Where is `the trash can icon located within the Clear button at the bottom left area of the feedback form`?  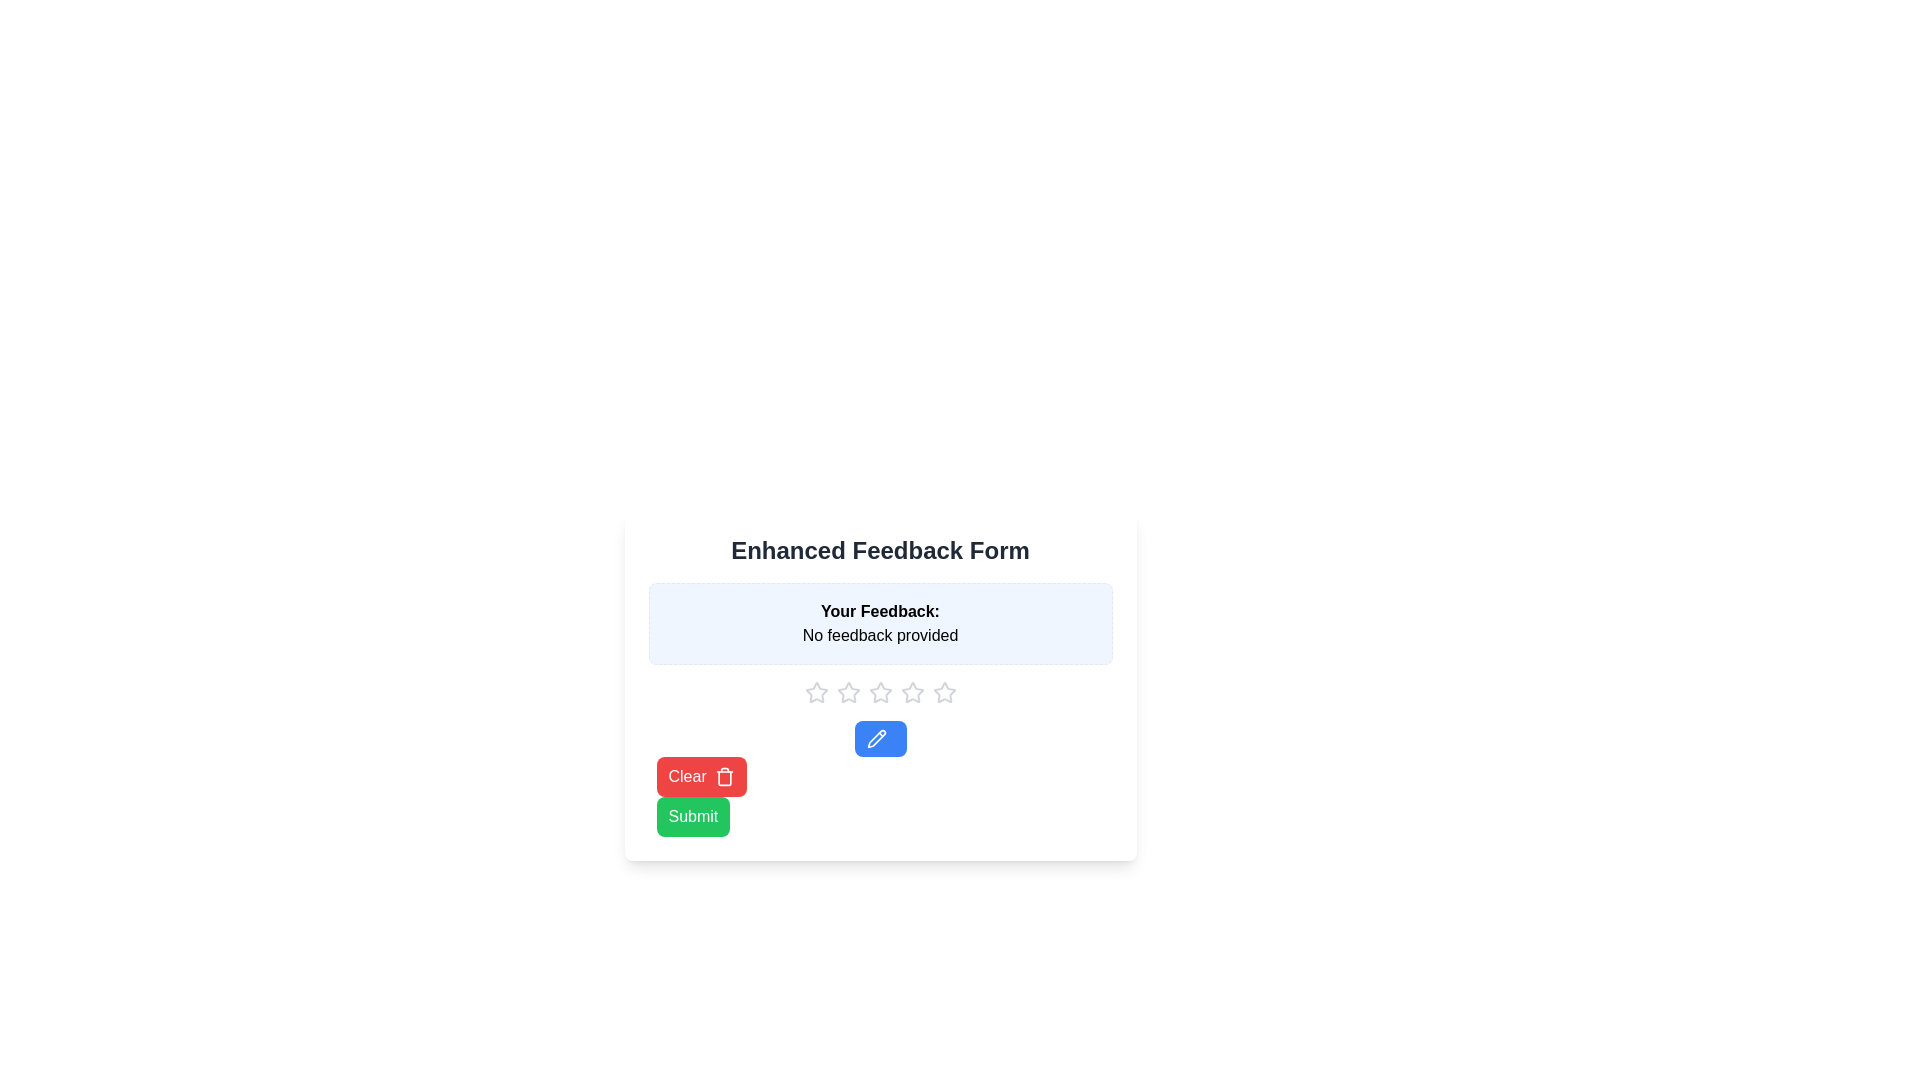
the trash can icon located within the Clear button at the bottom left area of the feedback form is located at coordinates (723, 777).